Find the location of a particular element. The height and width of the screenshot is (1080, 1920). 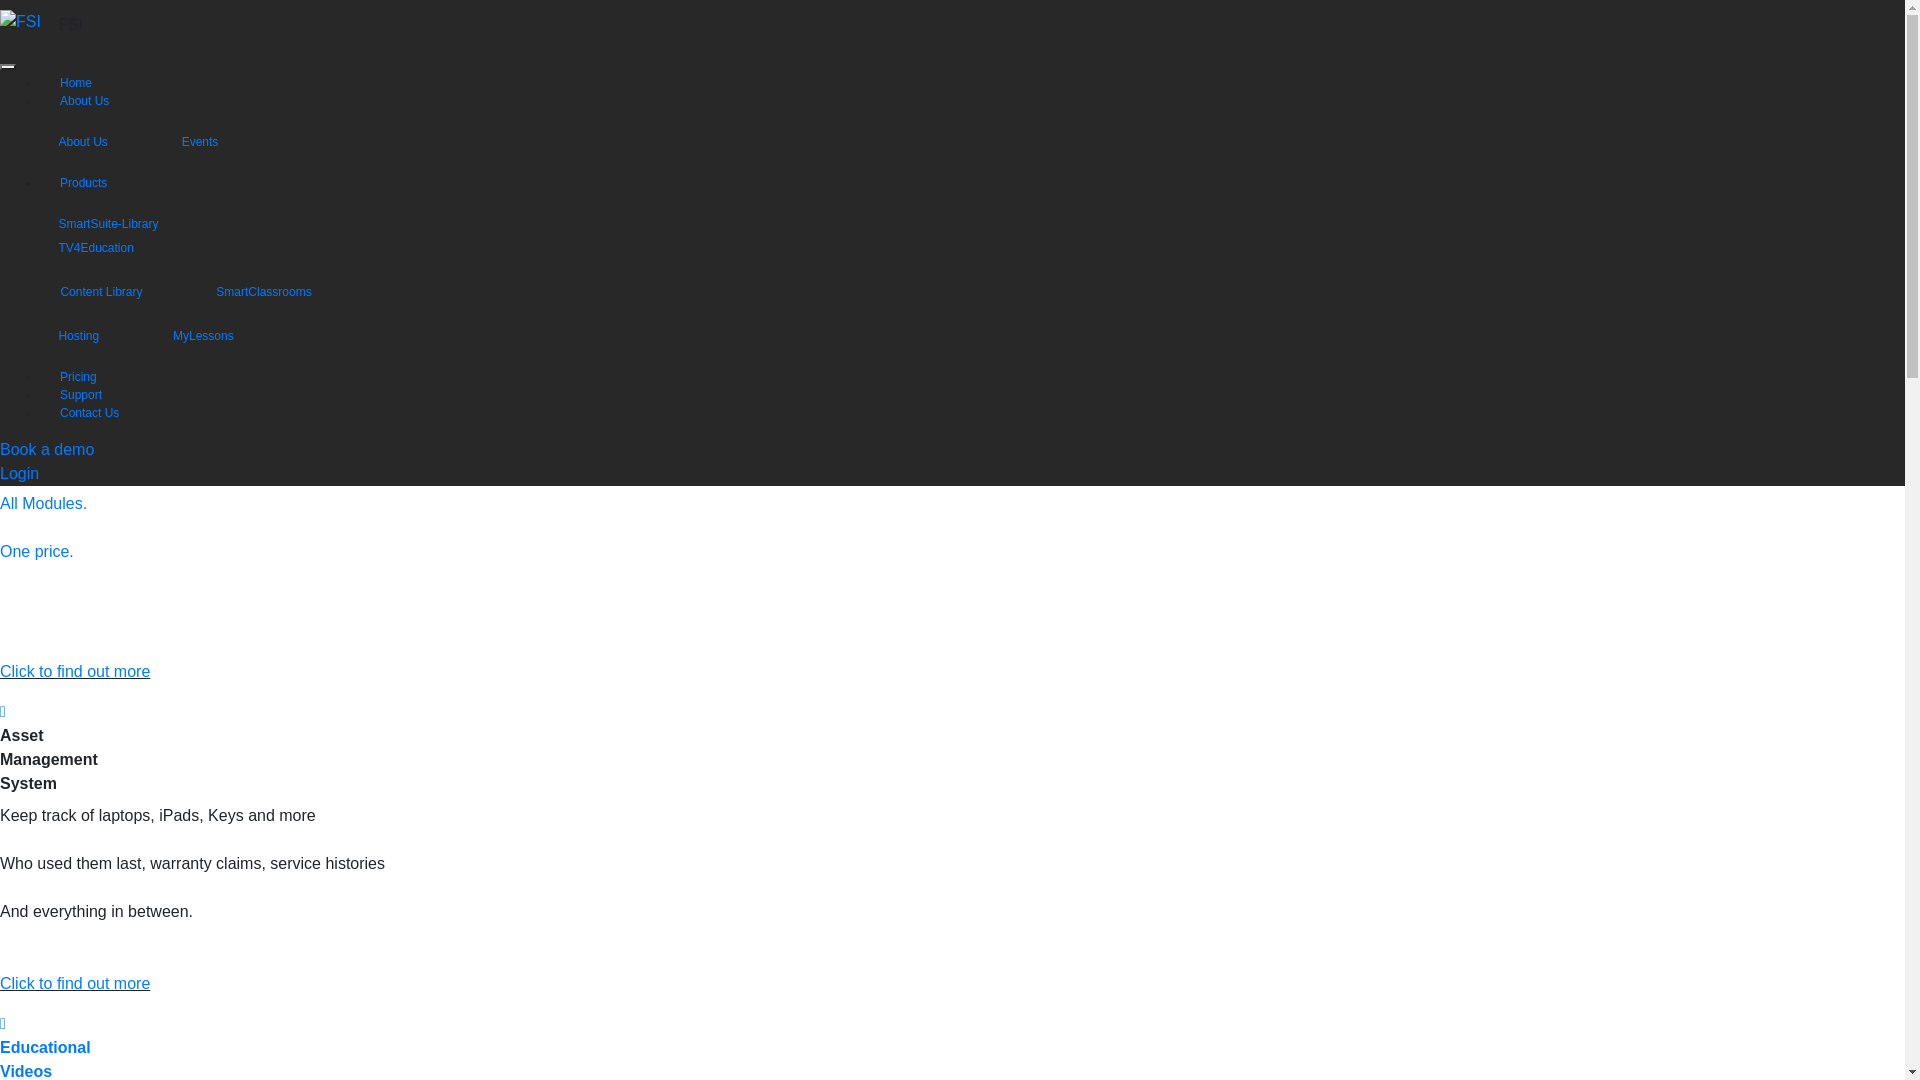

'Home' is located at coordinates (76, 82).